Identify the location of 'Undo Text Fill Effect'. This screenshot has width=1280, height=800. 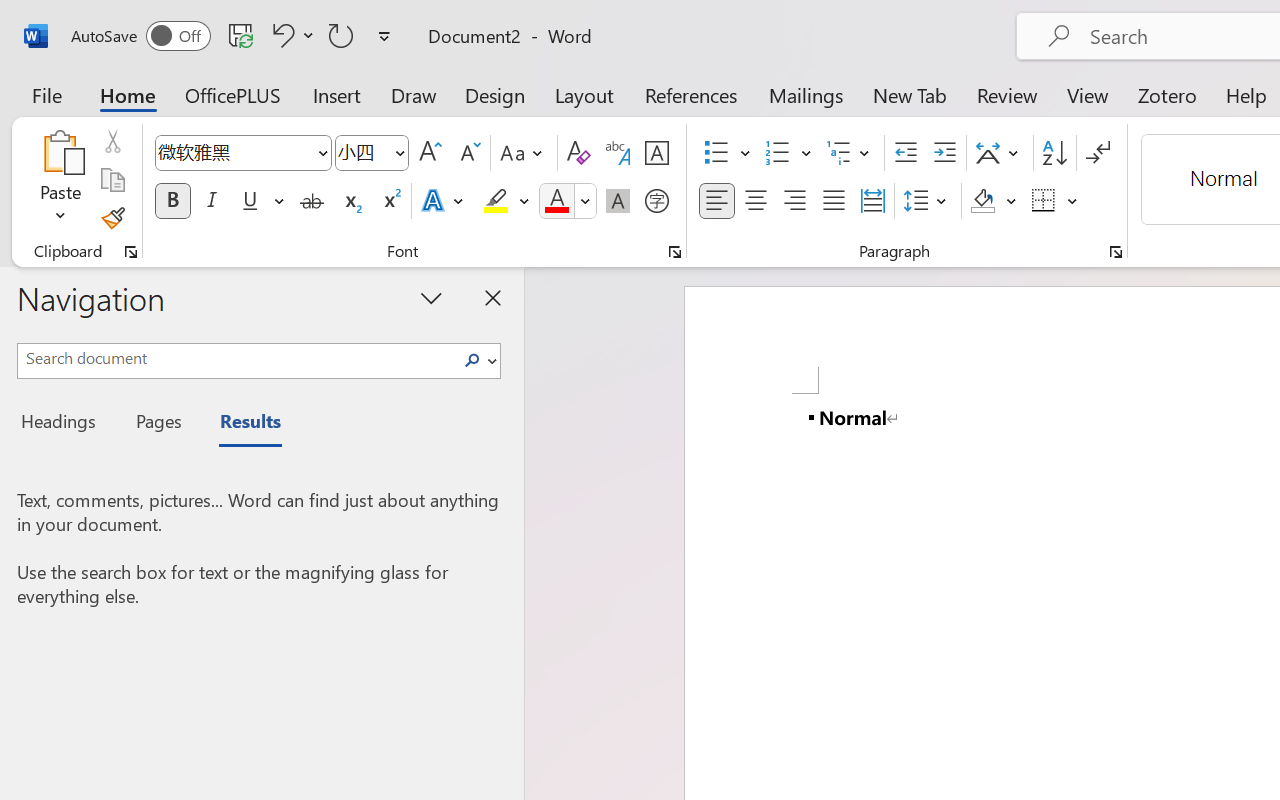
(279, 34).